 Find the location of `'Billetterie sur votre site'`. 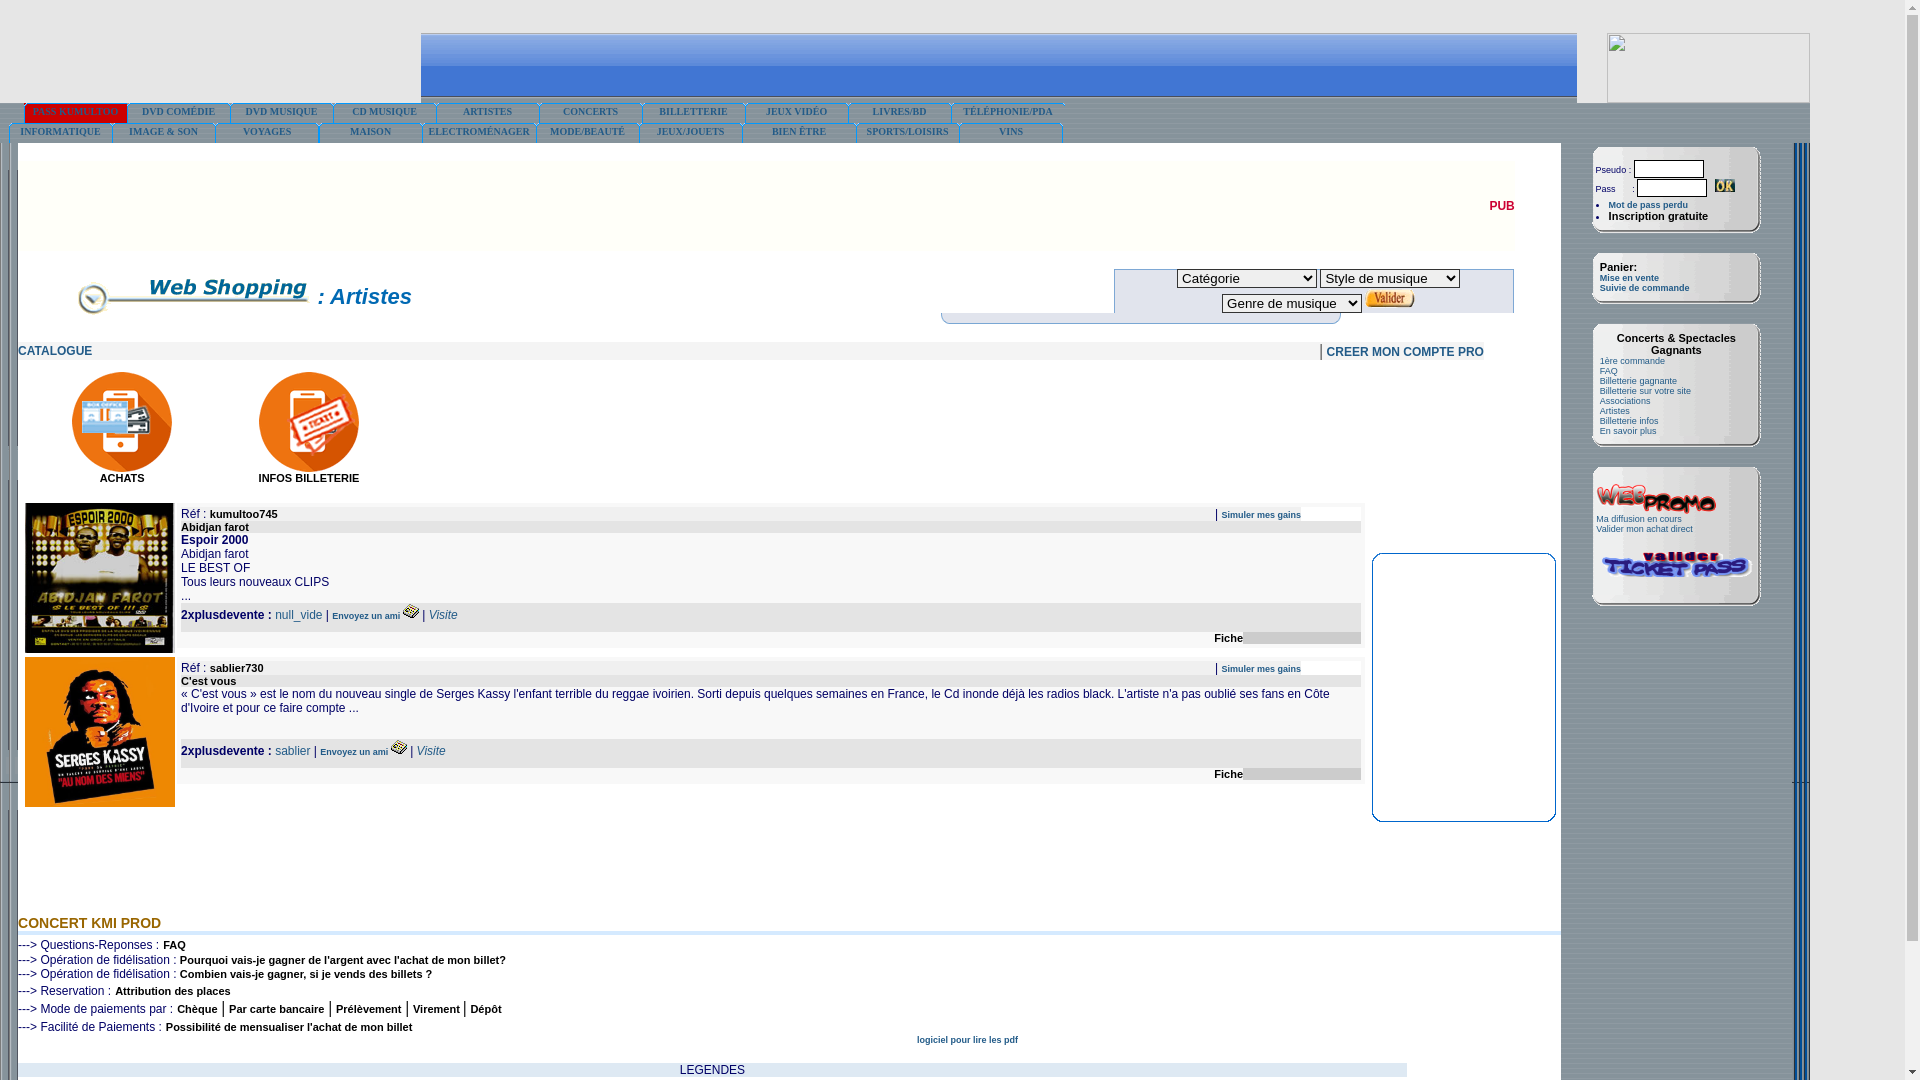

'Billetterie sur votre site' is located at coordinates (1598, 390).